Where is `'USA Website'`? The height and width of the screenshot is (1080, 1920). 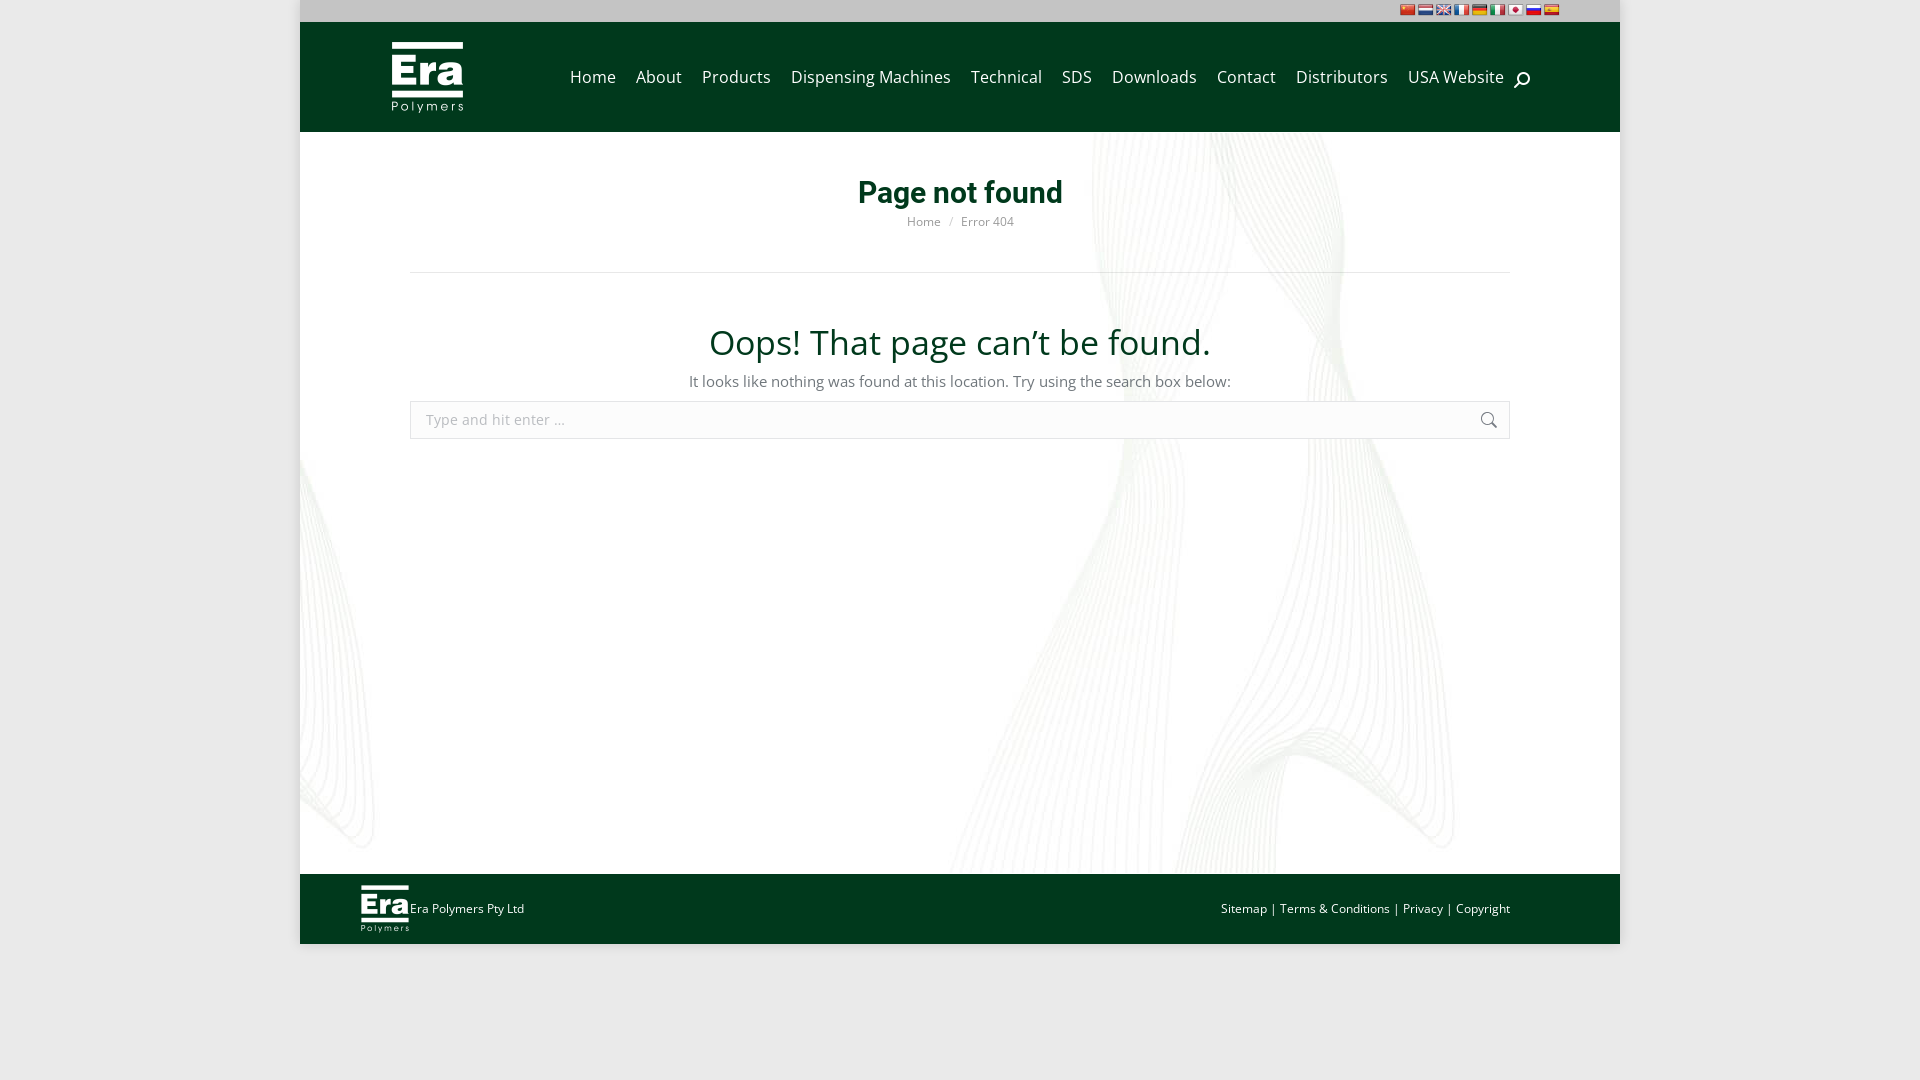
'USA Website' is located at coordinates (1455, 76).